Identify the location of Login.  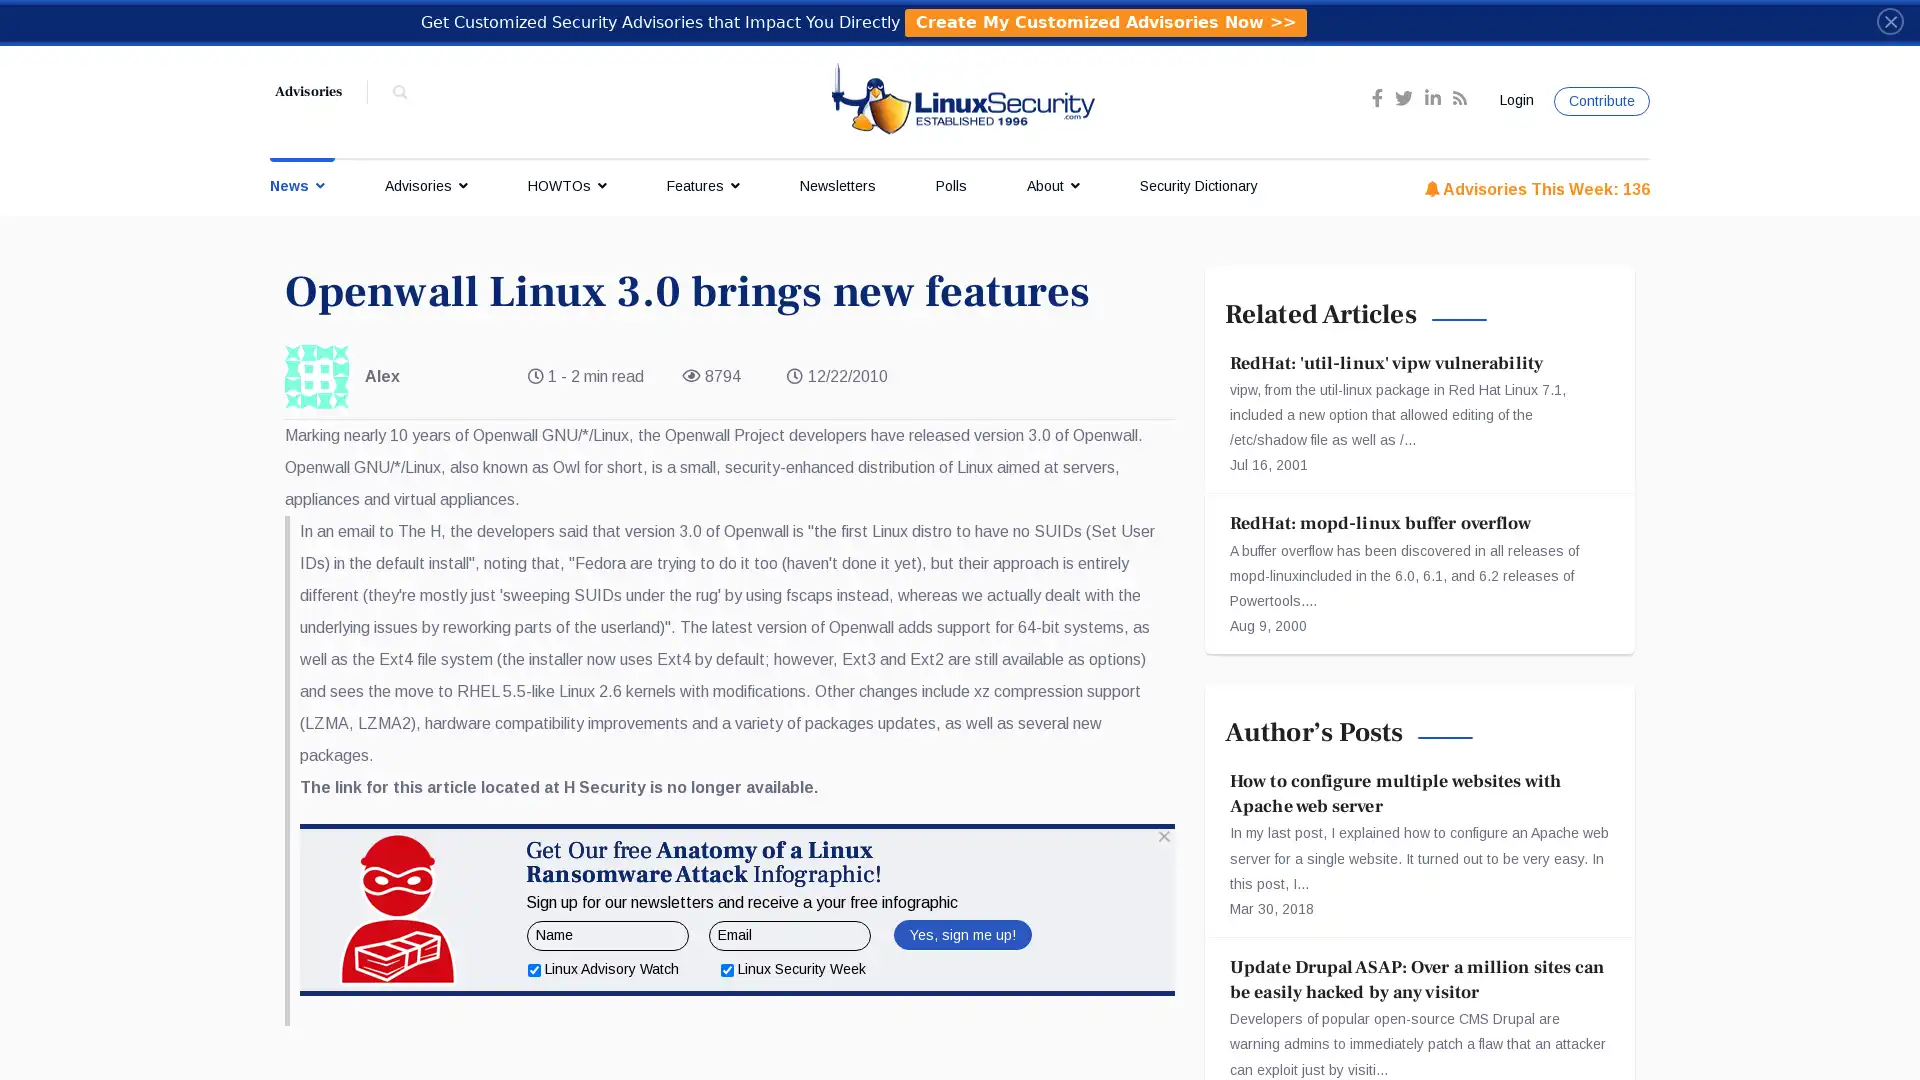
(1513, 100).